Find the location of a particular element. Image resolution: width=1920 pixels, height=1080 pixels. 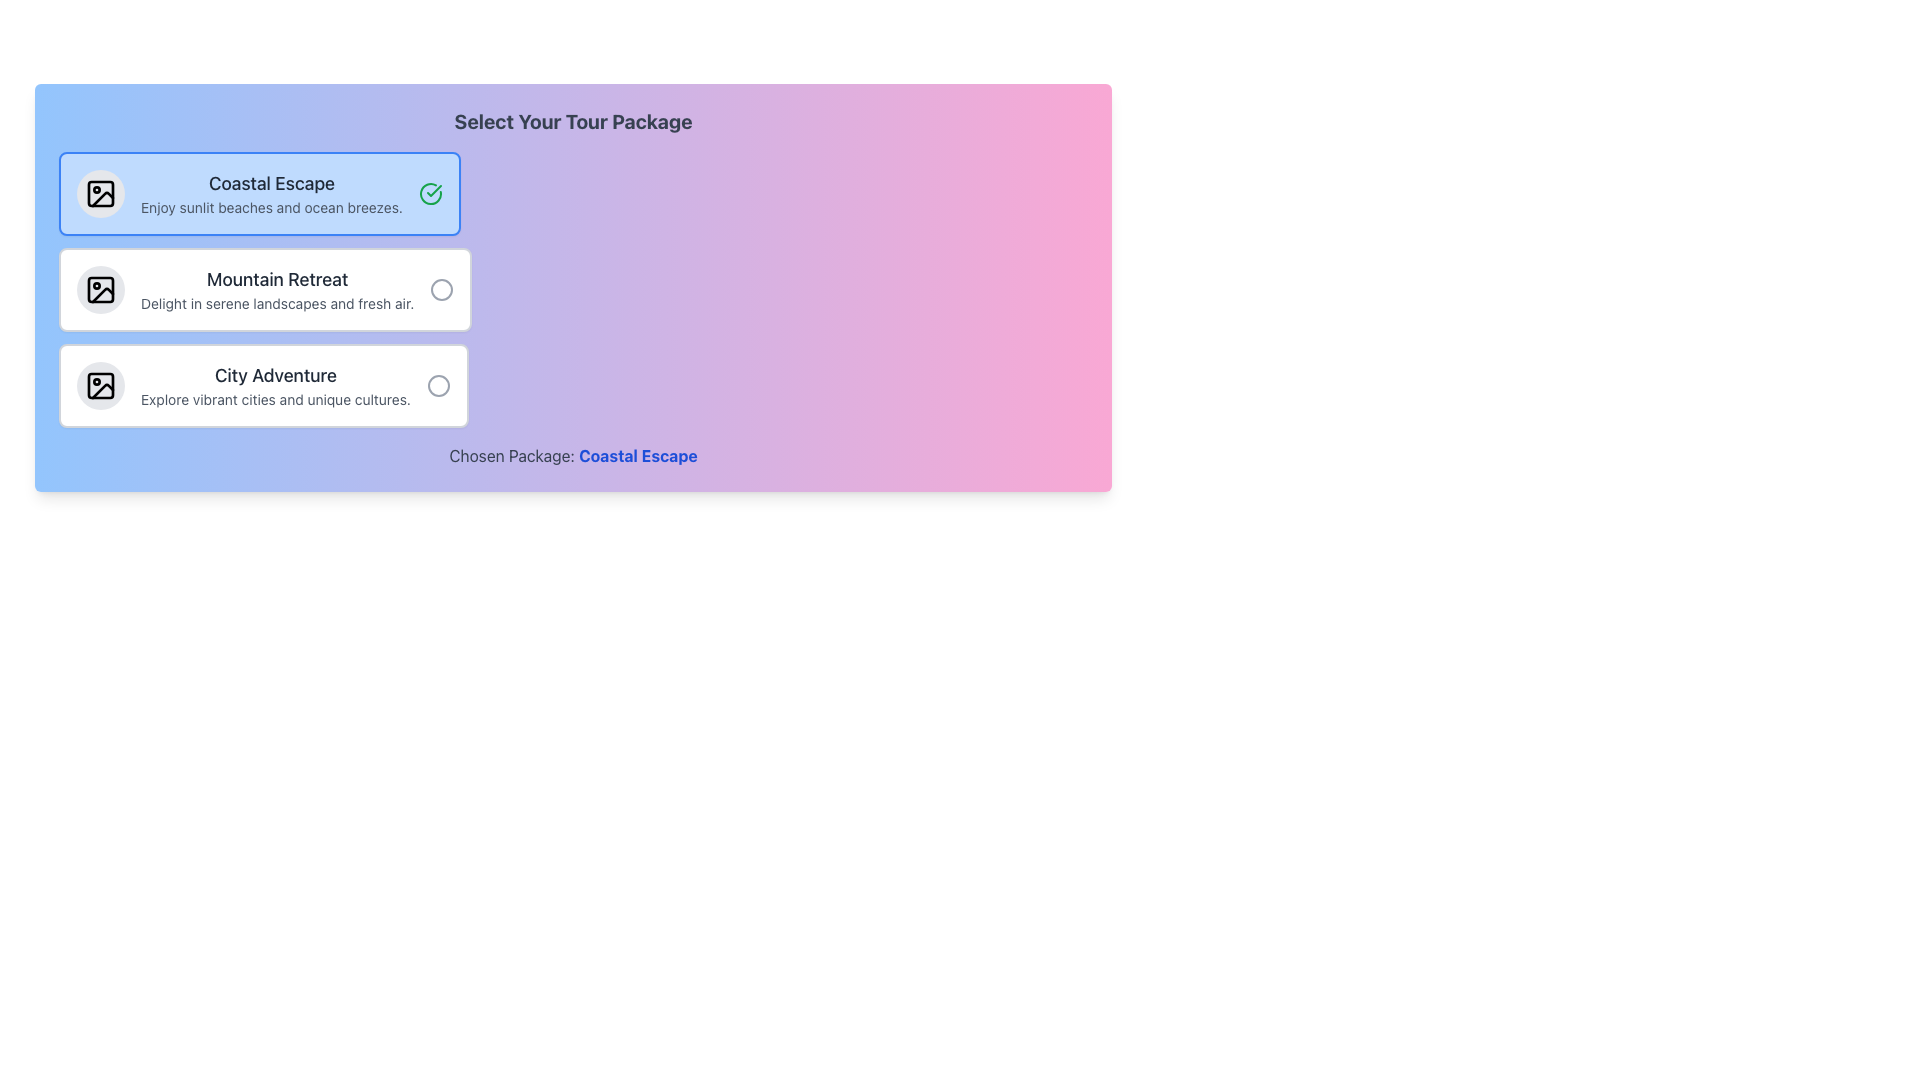

bold, centered heading text that says 'Select Your Tour Package' styled in large gray font against a gradient background is located at coordinates (572, 122).